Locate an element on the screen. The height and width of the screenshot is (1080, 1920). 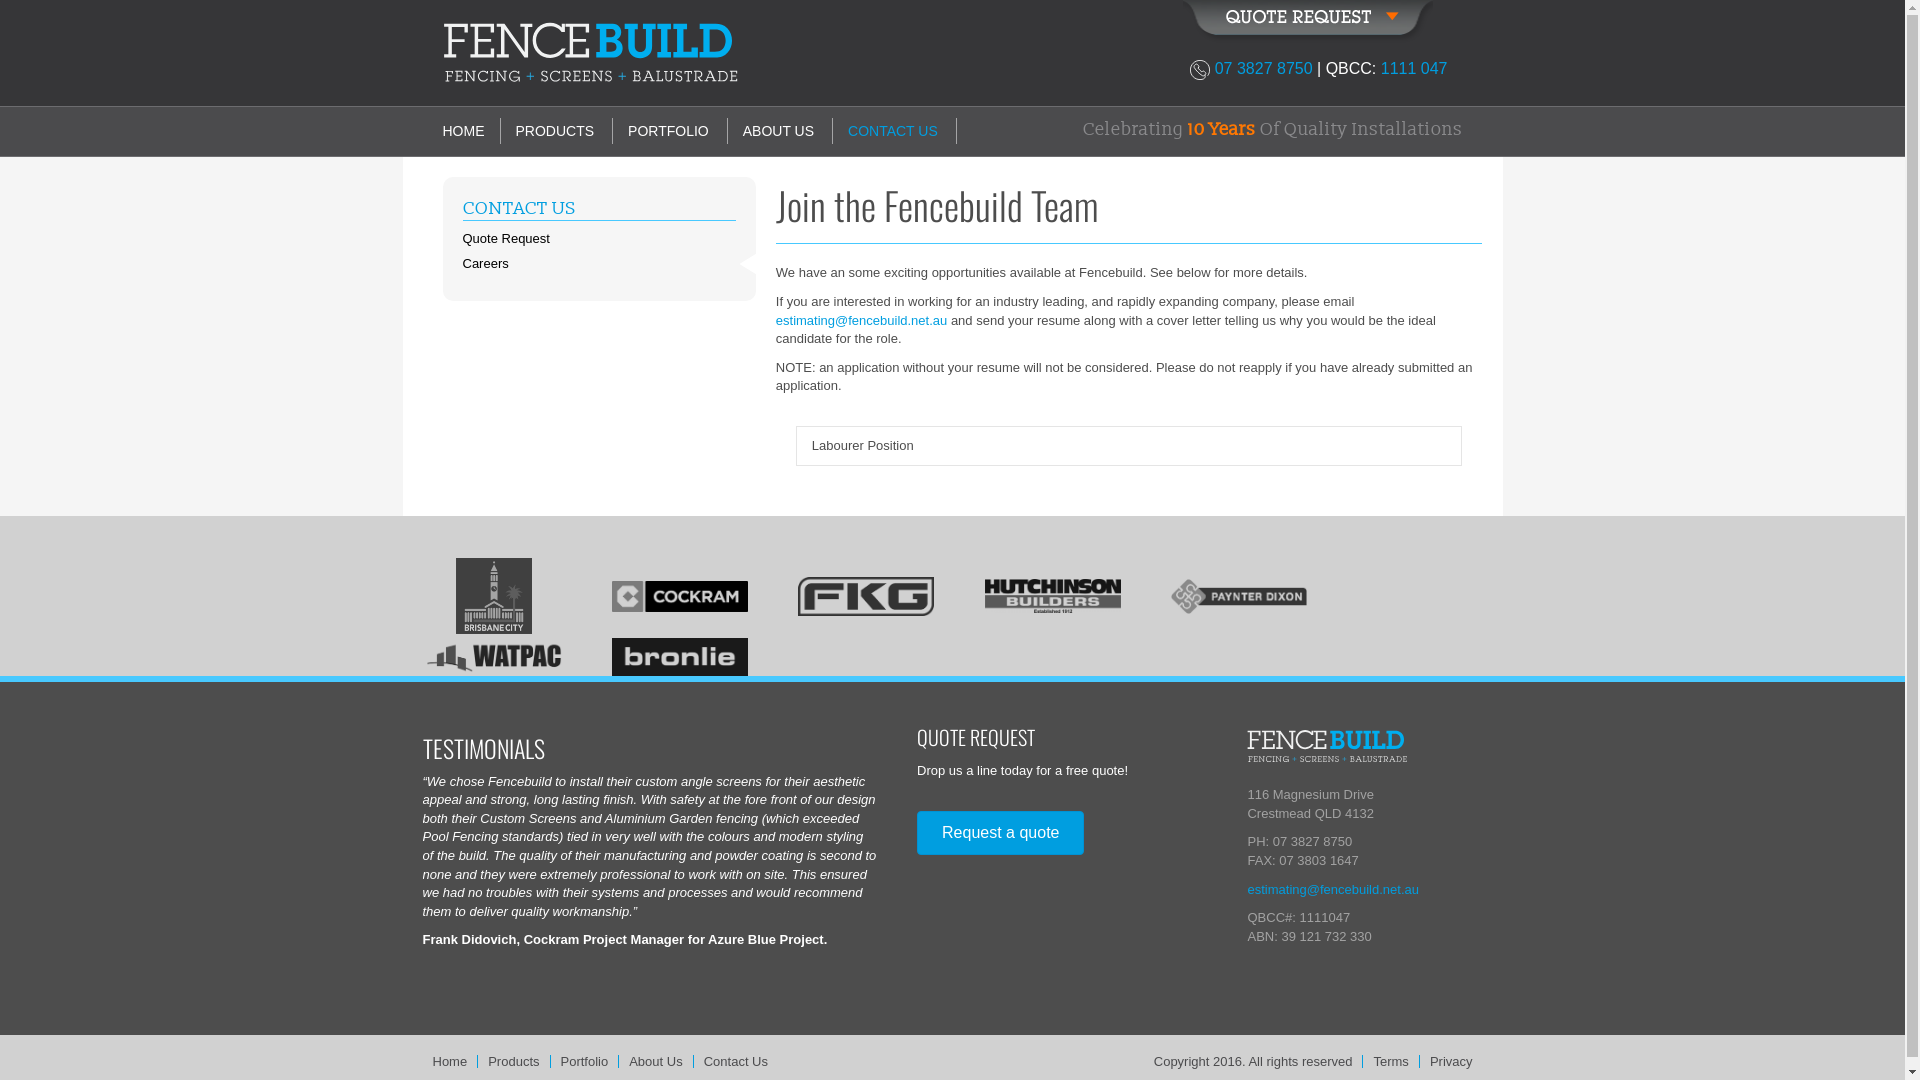
'Privacy' is located at coordinates (1451, 1060).